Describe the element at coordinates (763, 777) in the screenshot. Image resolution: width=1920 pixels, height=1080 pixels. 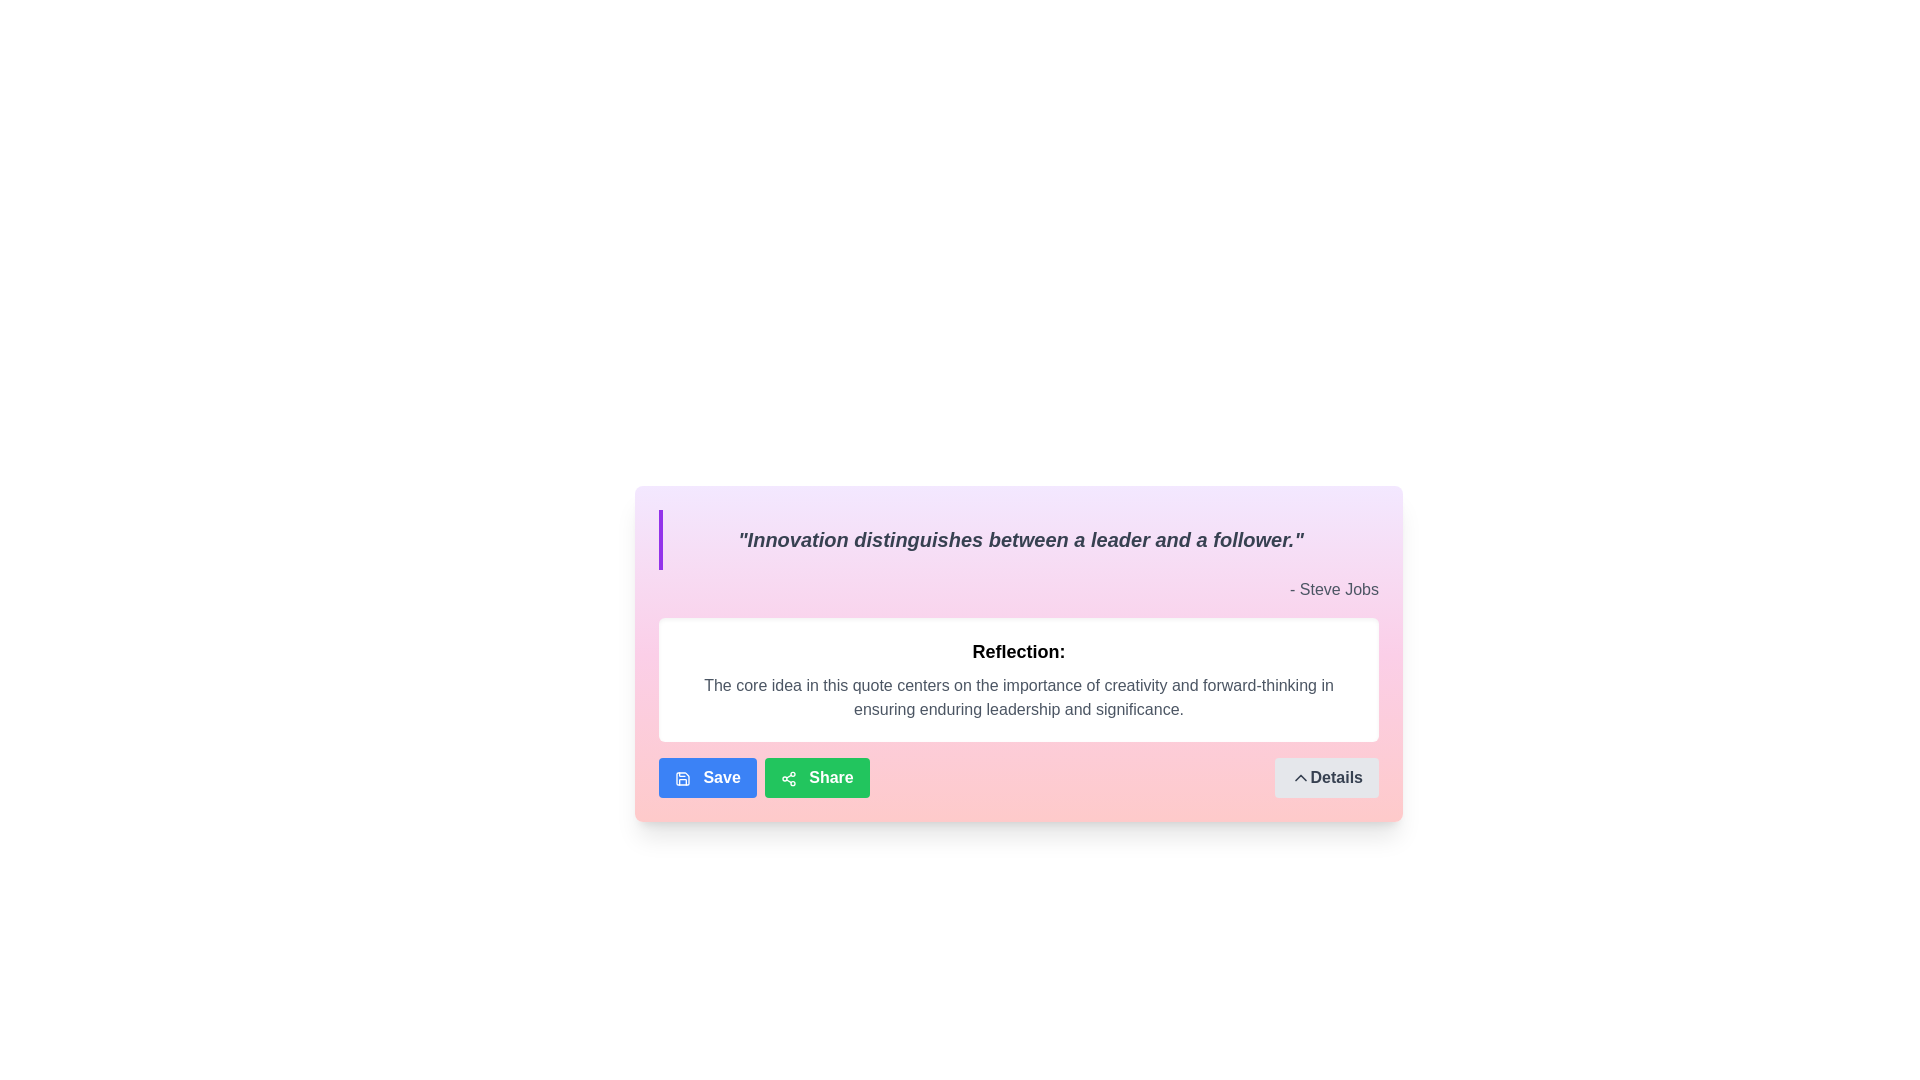
I see `the Grouped interactive buttons (Save and Share) located at the bottom left of the quote card interface` at that location.